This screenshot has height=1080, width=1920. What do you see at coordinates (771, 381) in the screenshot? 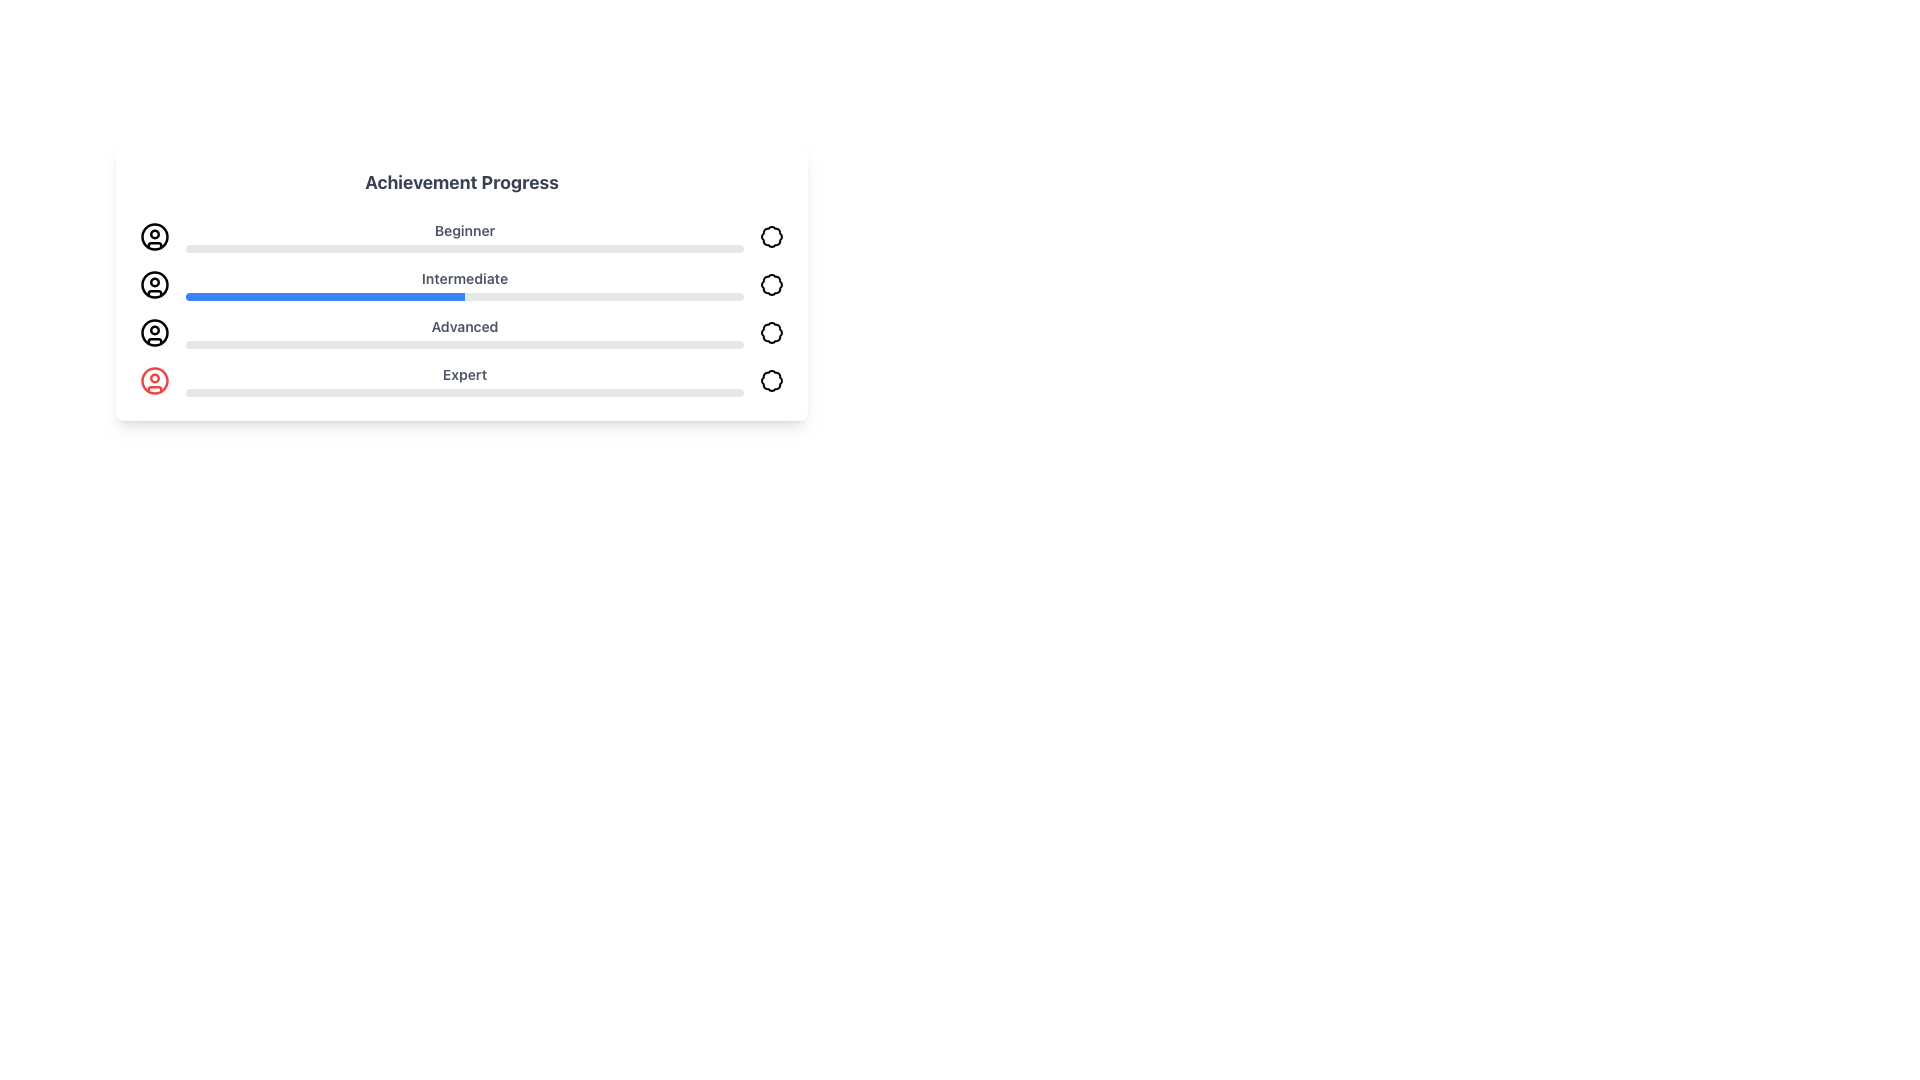
I see `the 'Expert' level badge icon, which is the last badge icon in the horizontal list of levels` at bounding box center [771, 381].